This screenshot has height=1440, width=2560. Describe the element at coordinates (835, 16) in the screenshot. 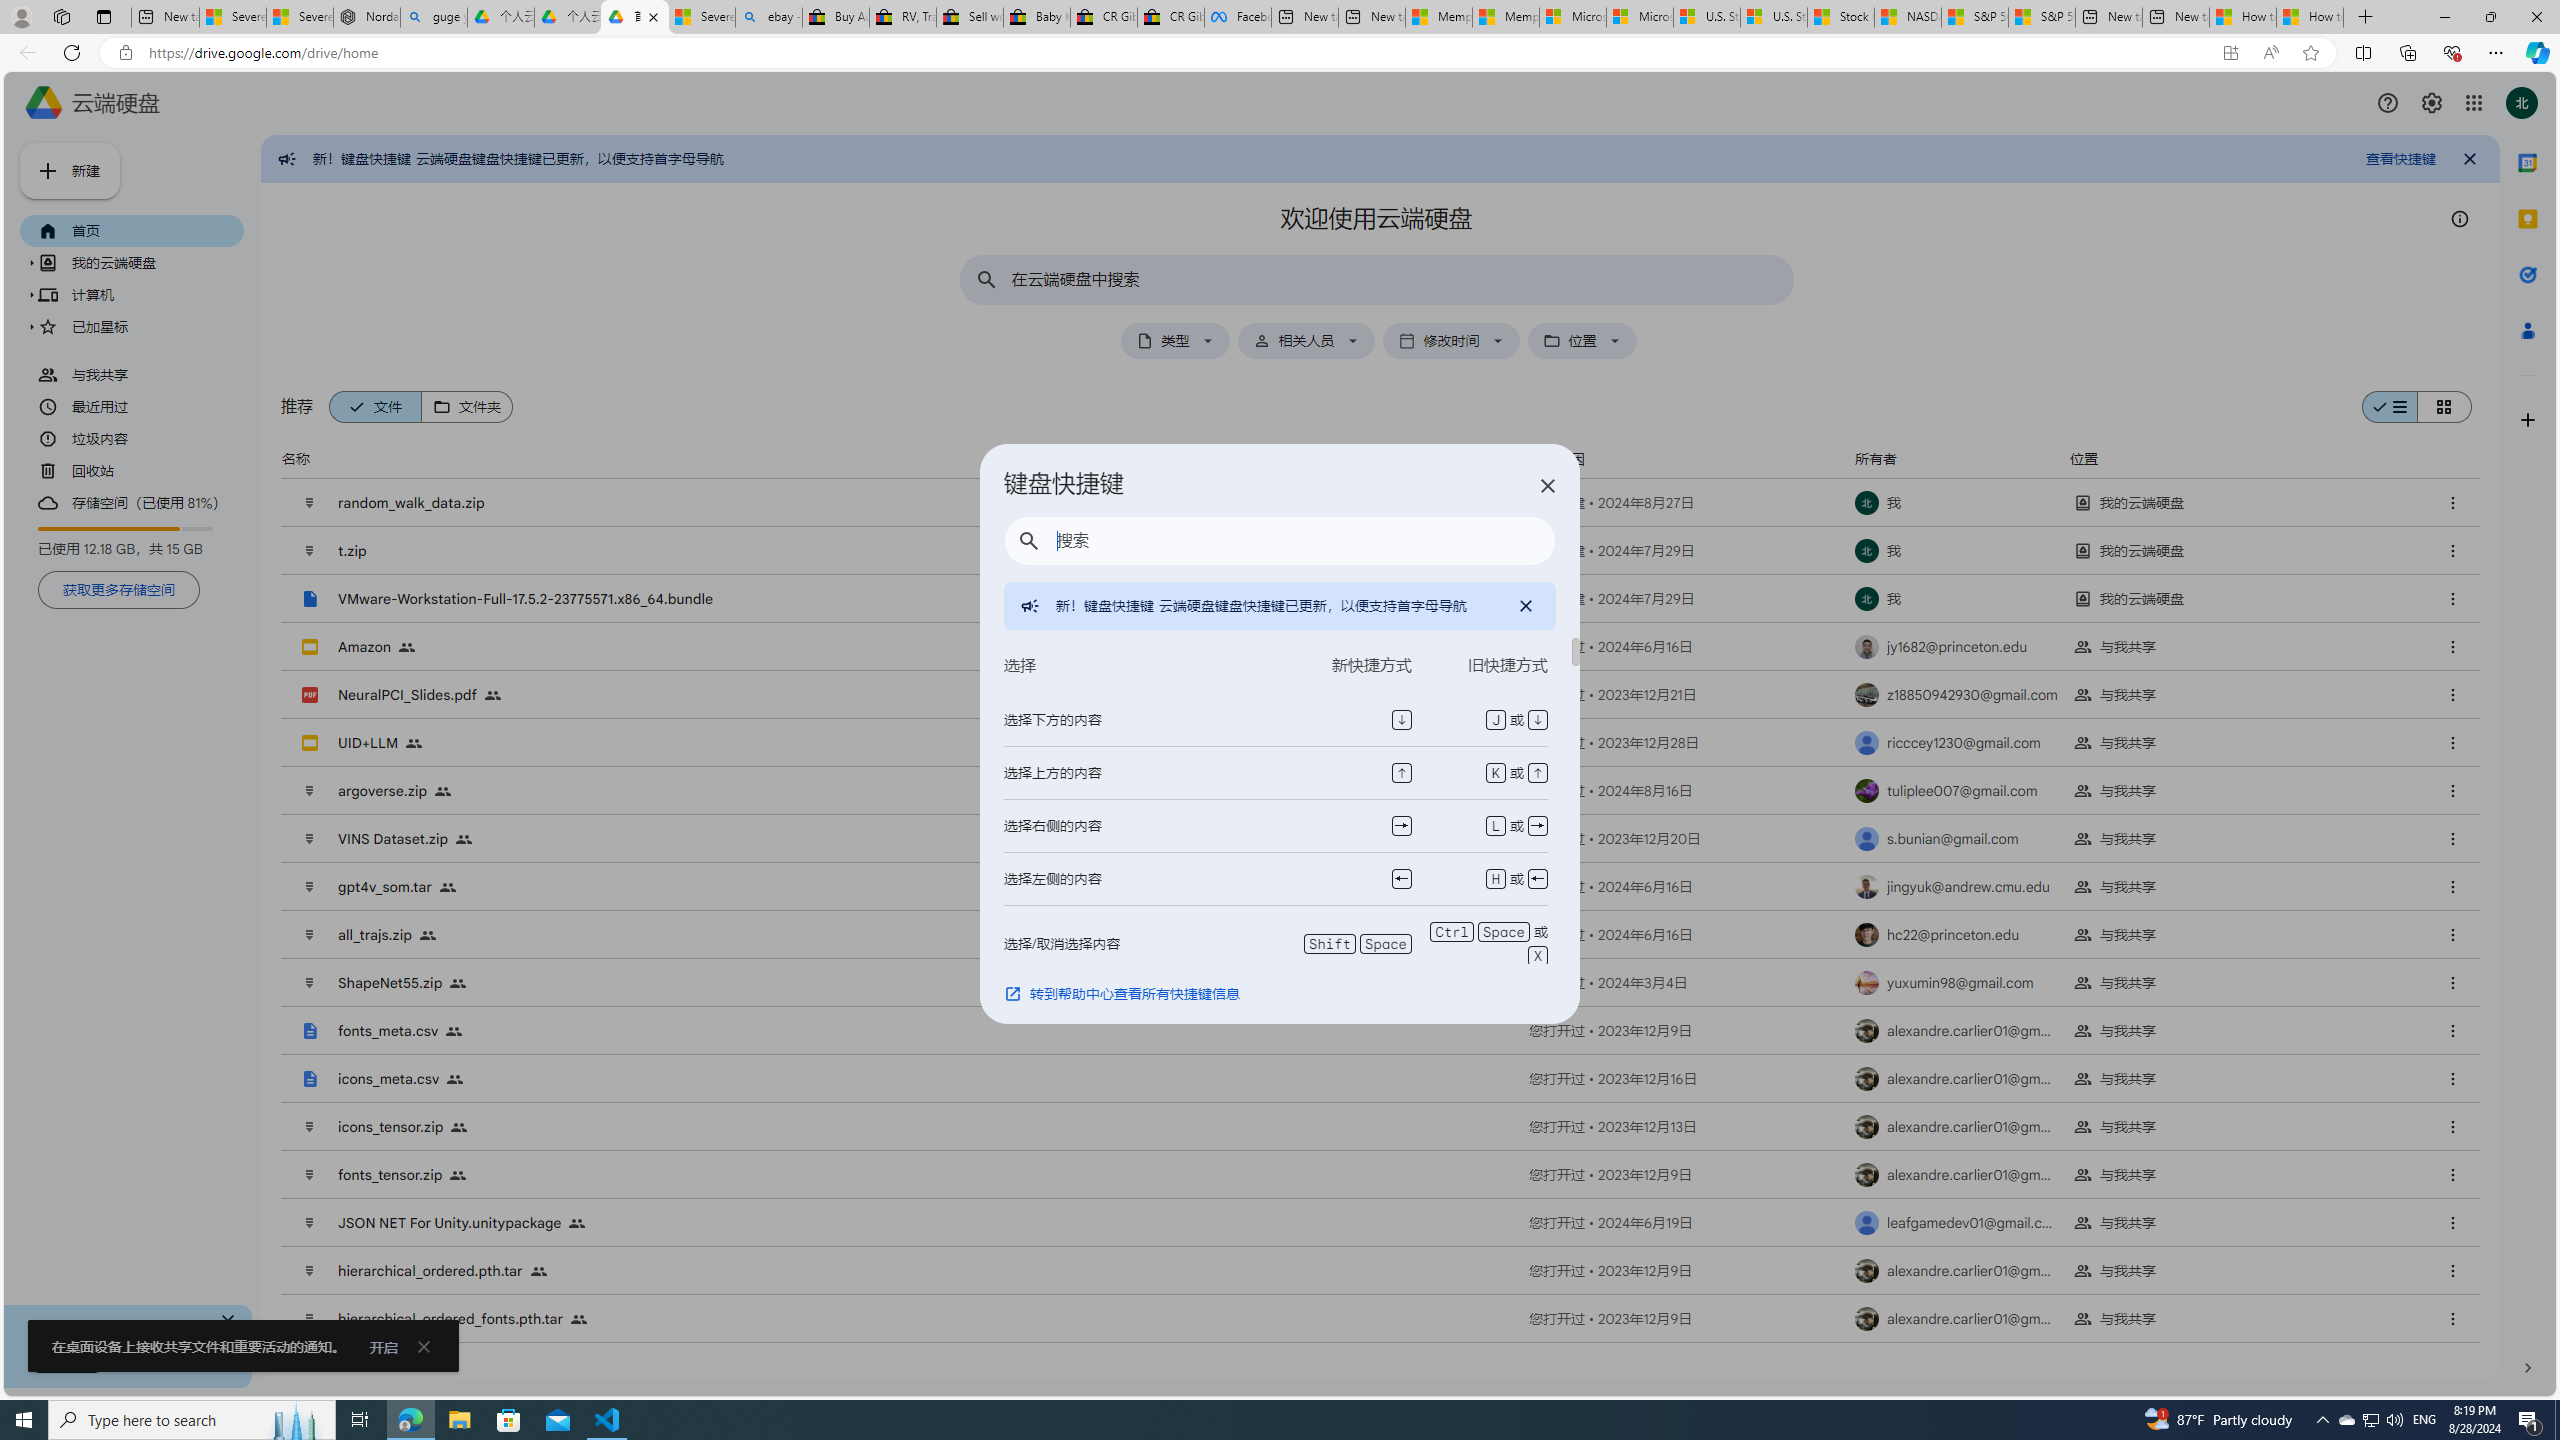

I see `'Buy Auto Parts & Accessories | eBay'` at that location.